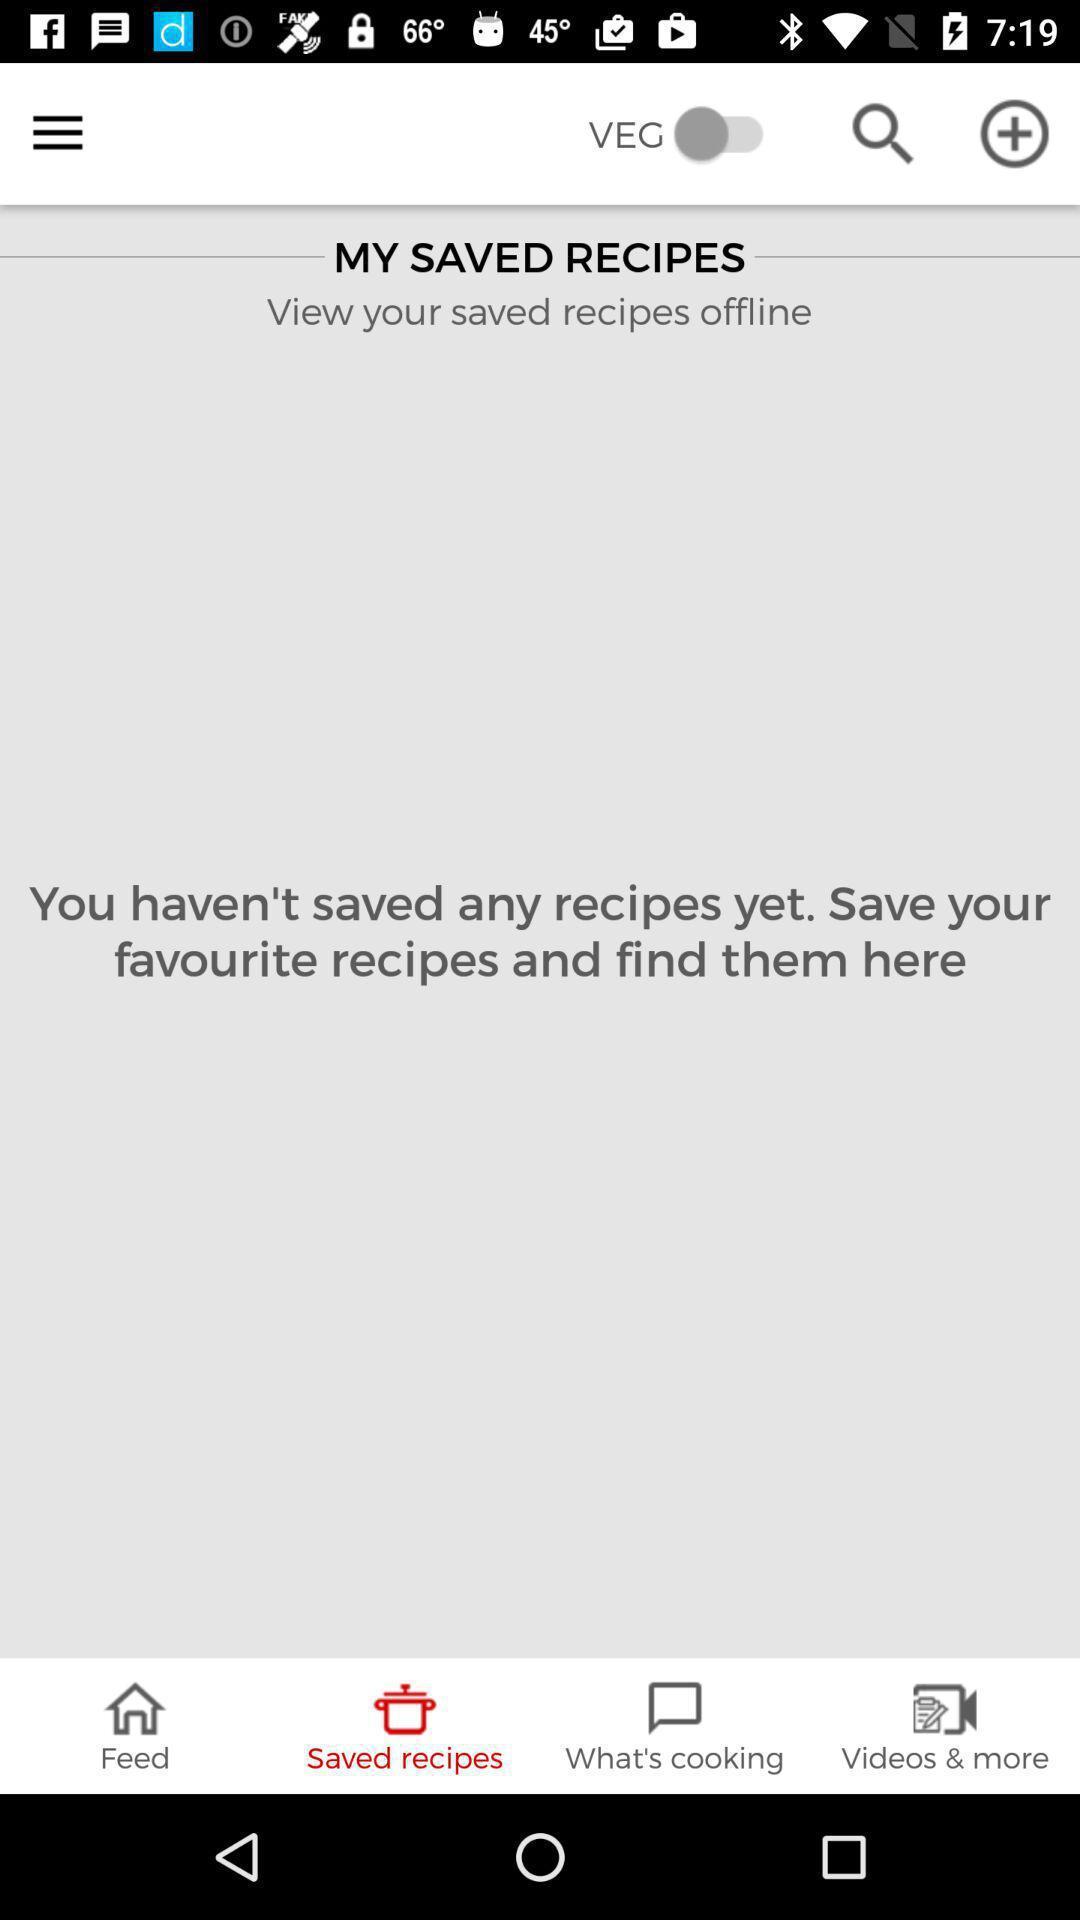 This screenshot has width=1080, height=1920. Describe the element at coordinates (689, 132) in the screenshot. I see `the icon above the my saved recipes item` at that location.